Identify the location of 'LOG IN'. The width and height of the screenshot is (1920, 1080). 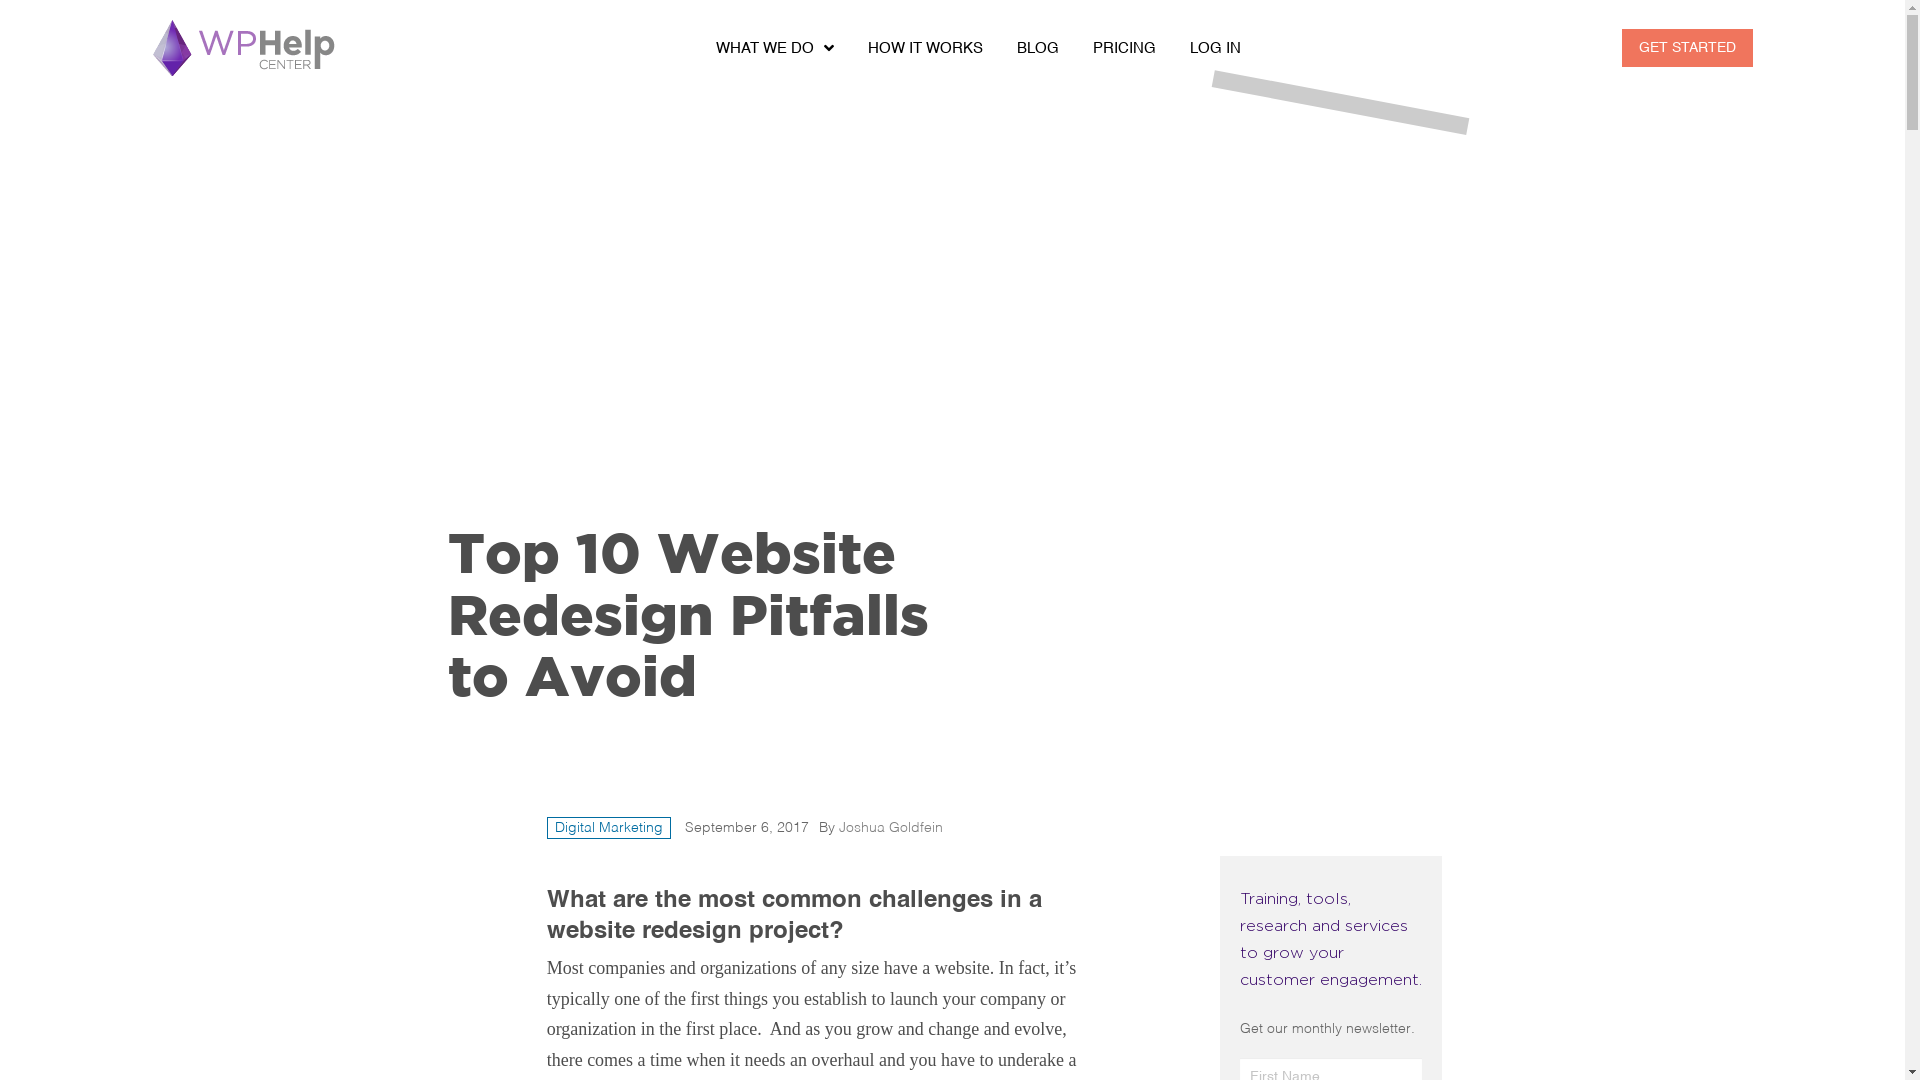
(1213, 46).